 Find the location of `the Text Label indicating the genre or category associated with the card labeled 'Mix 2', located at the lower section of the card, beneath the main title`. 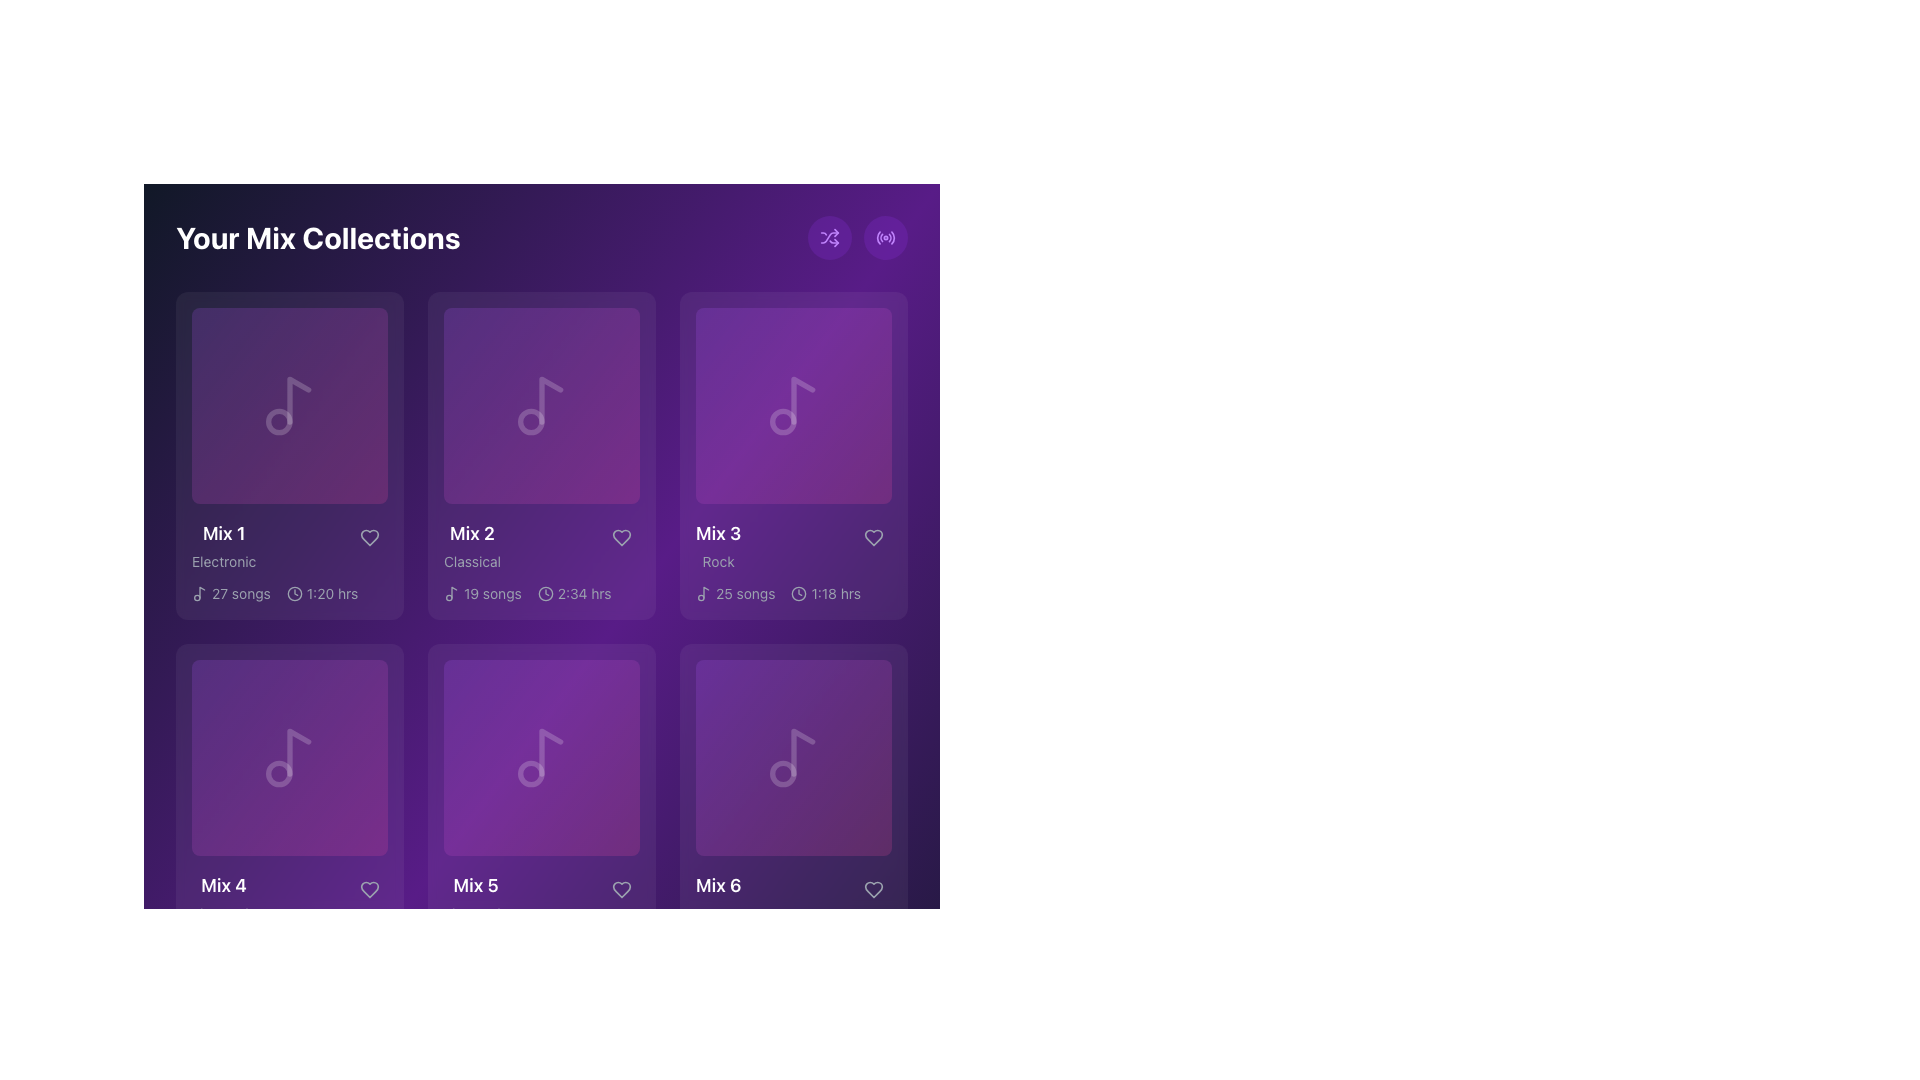

the Text Label indicating the genre or category associated with the card labeled 'Mix 2', located at the lower section of the card, beneath the main title is located at coordinates (471, 562).